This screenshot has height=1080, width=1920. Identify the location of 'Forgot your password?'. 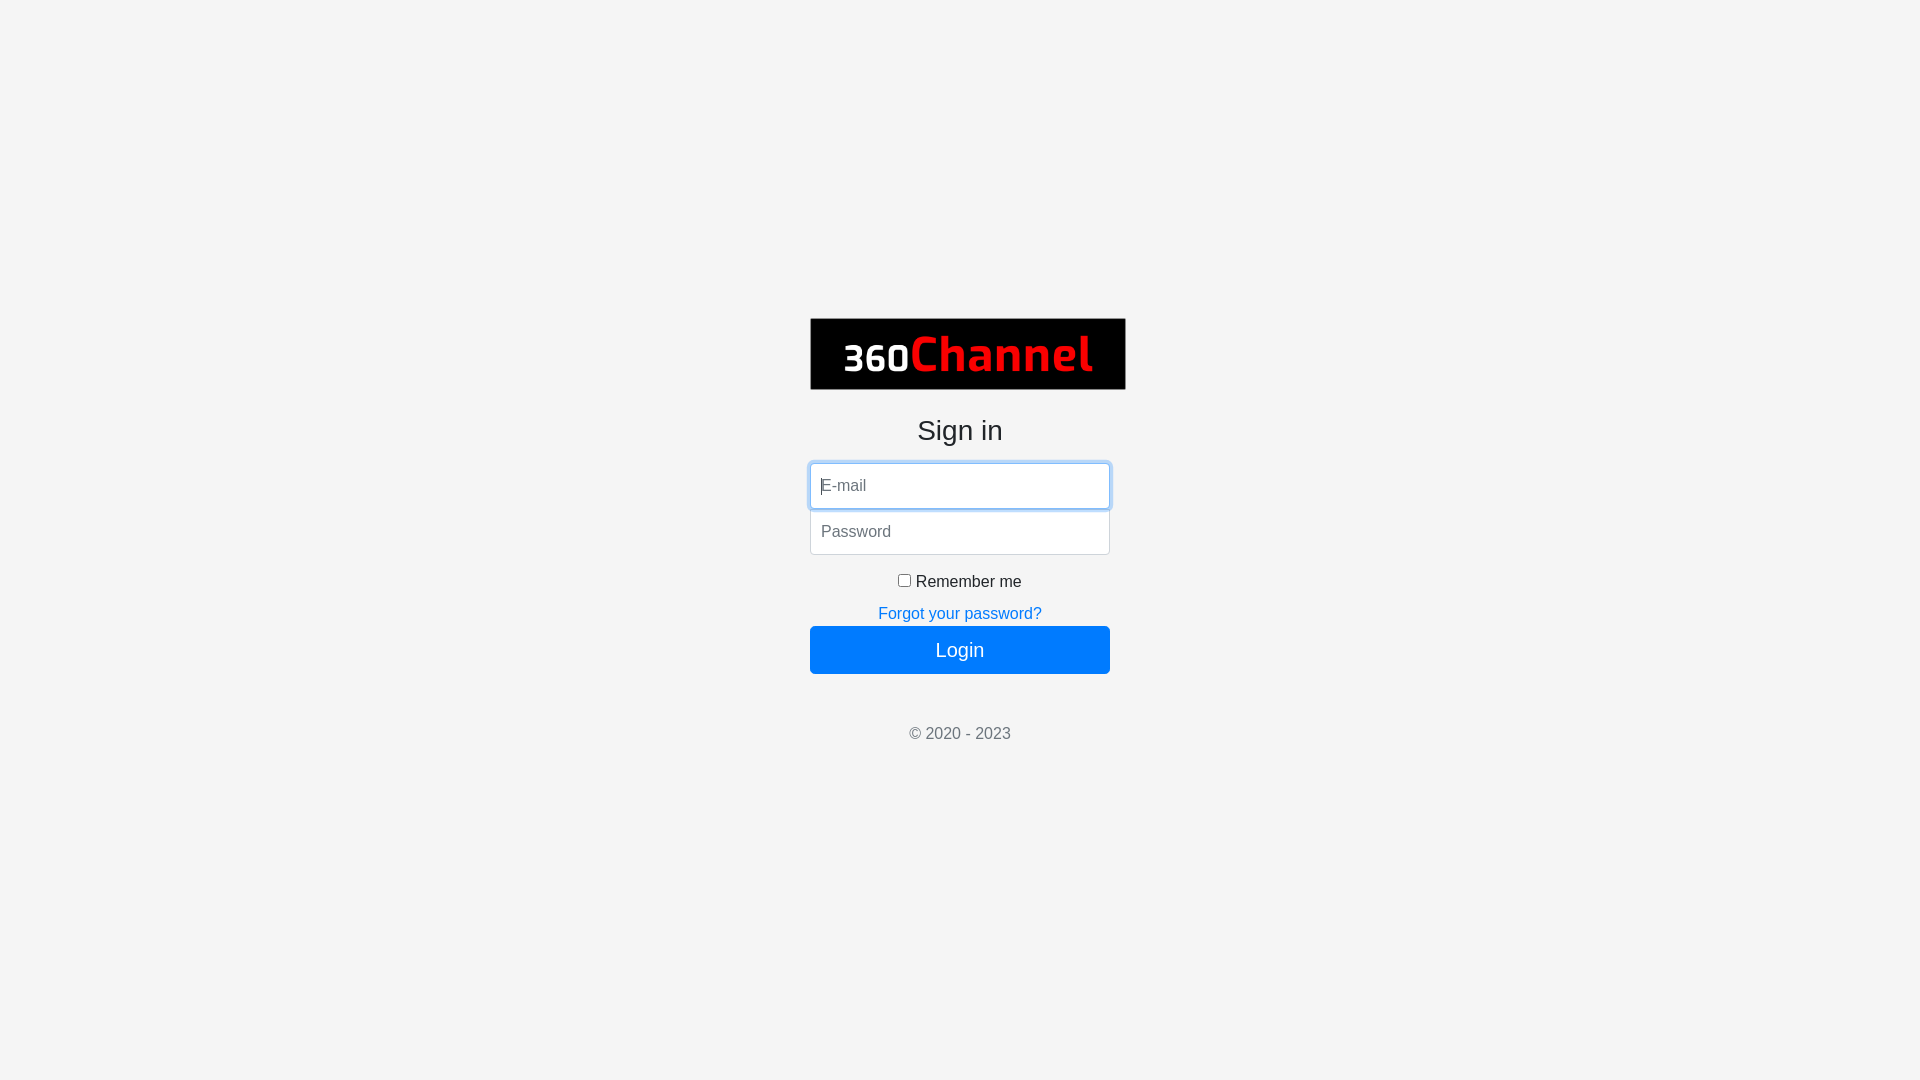
(960, 612).